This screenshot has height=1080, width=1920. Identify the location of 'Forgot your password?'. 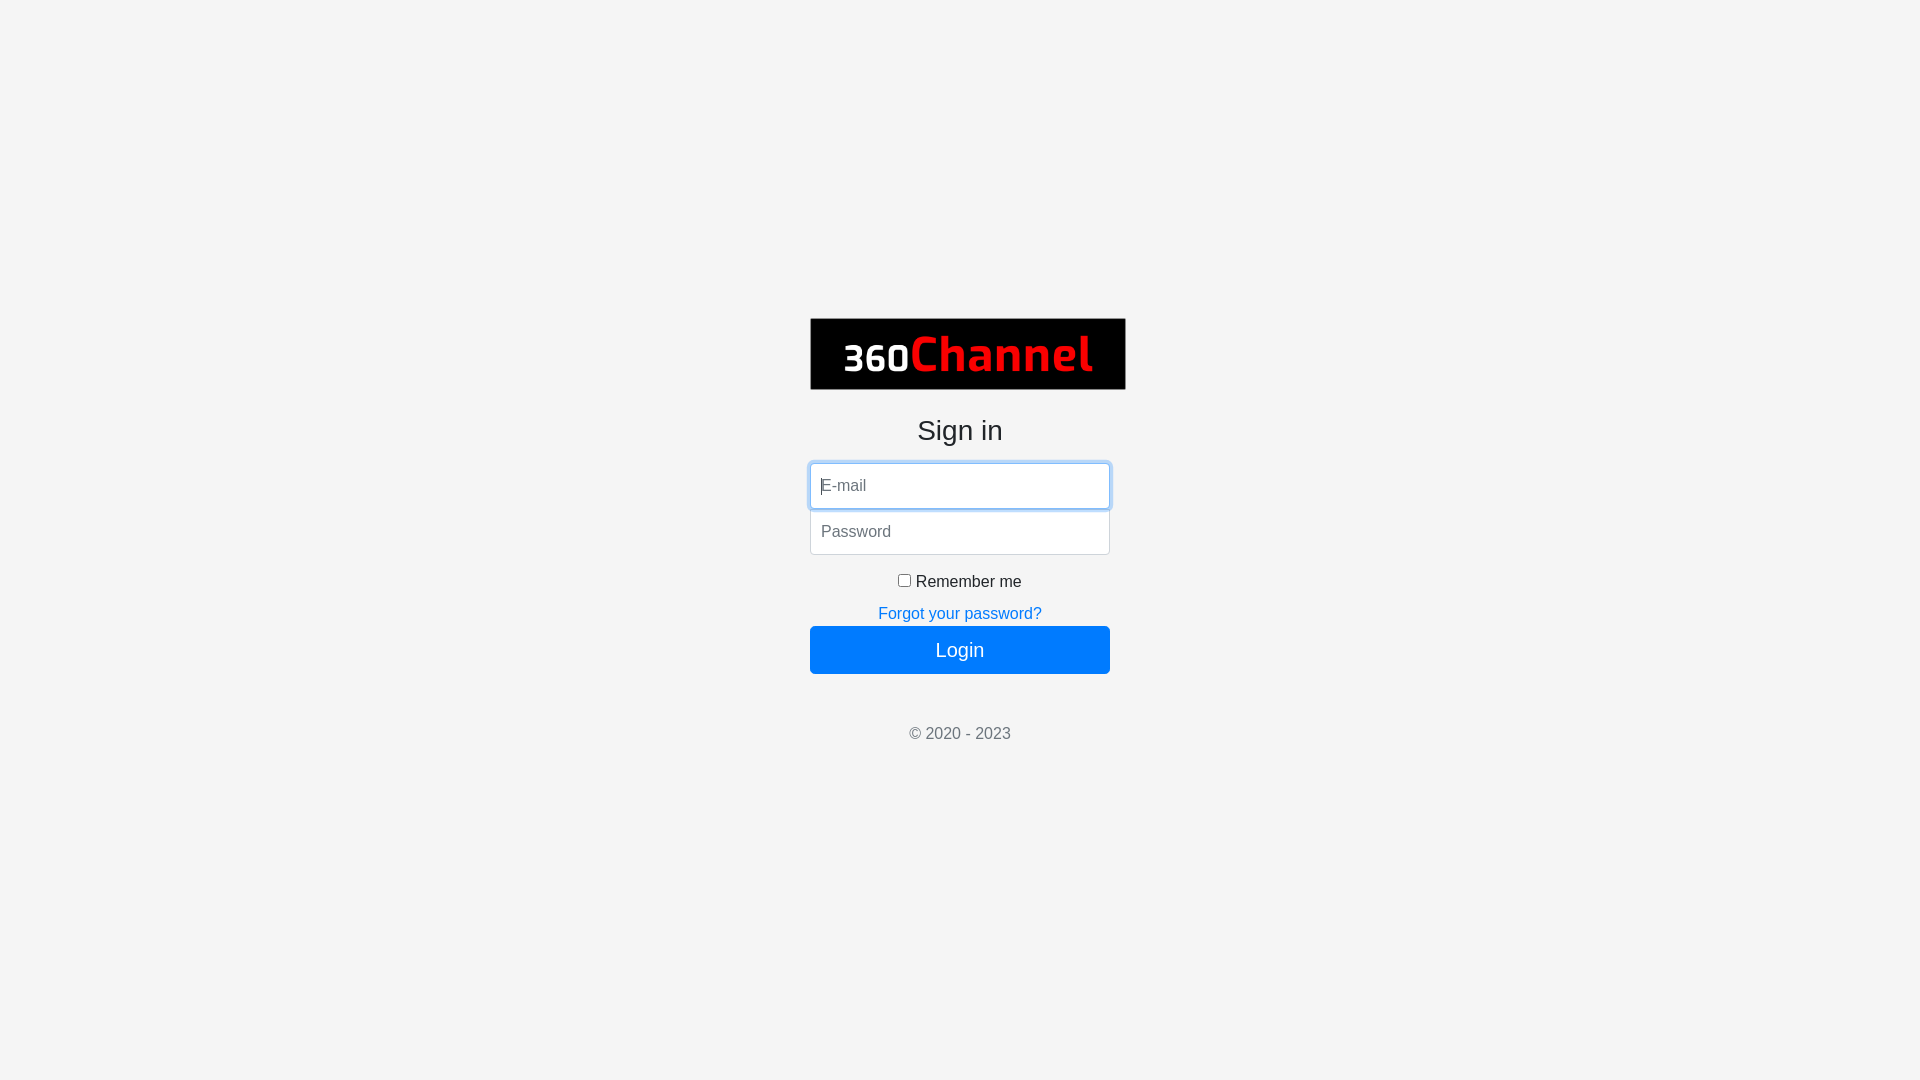
(960, 612).